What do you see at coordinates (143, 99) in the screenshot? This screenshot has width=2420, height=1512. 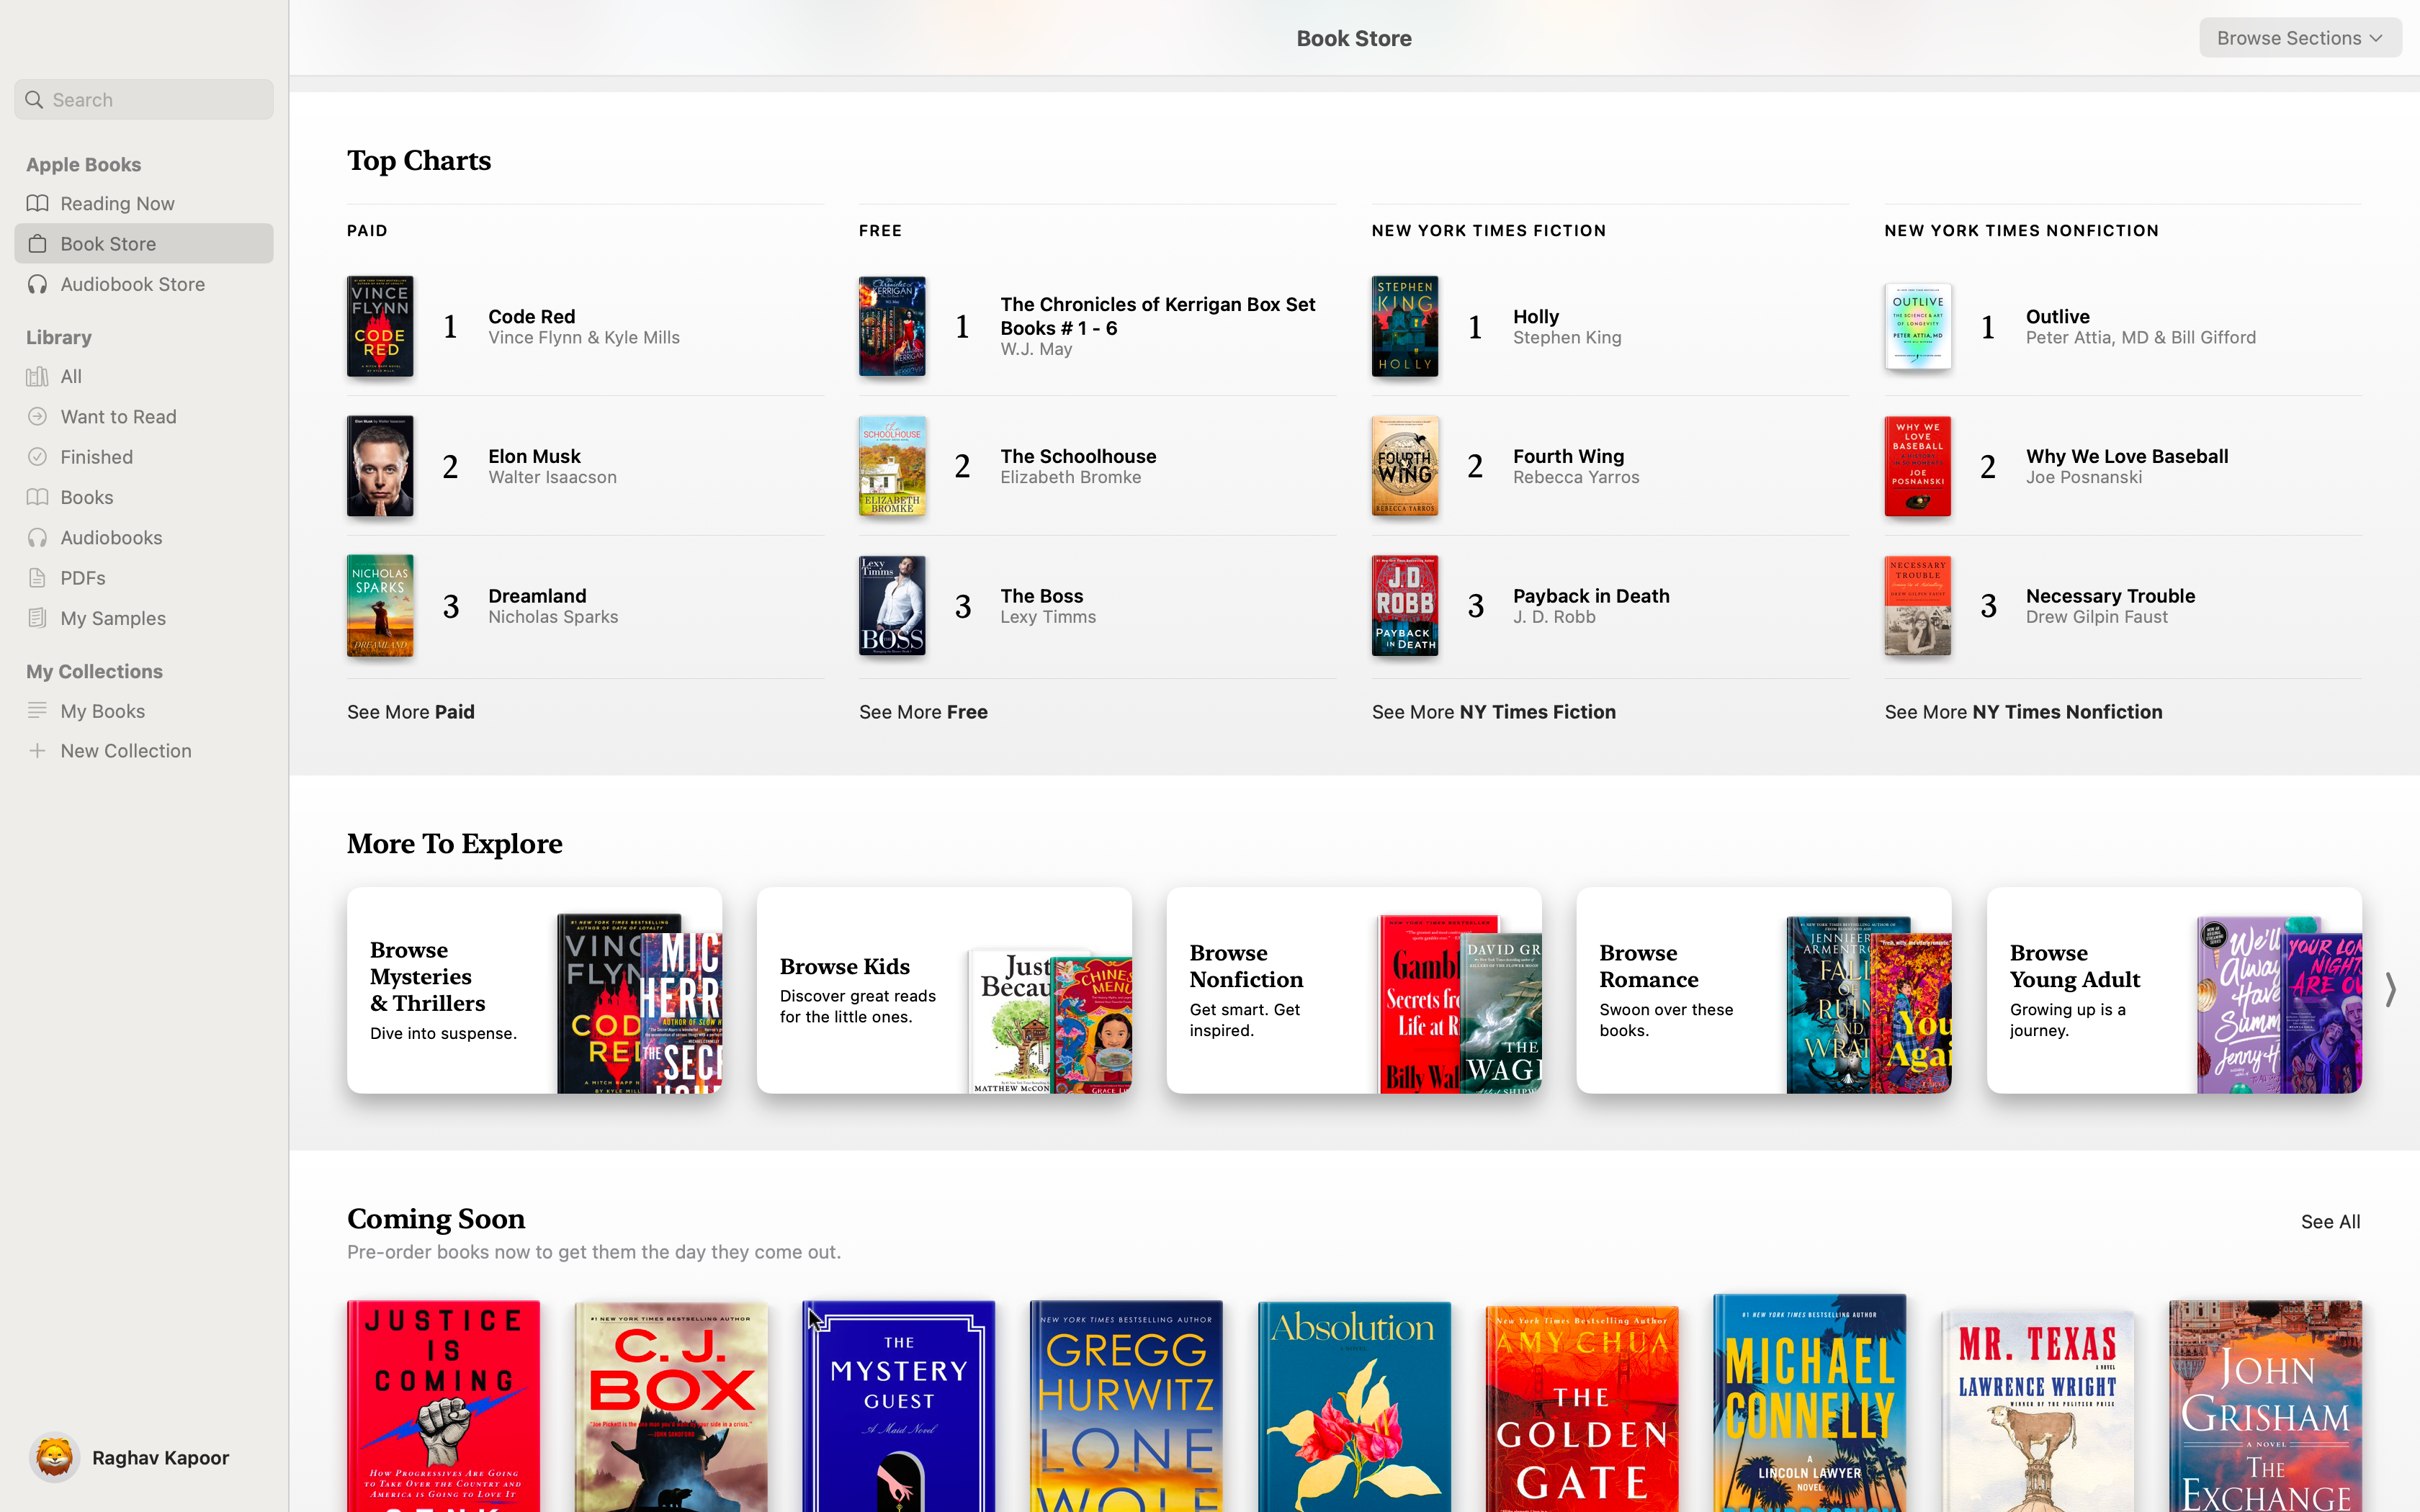 I see `and select the book "Rich dad poor dad" through the search tool` at bounding box center [143, 99].